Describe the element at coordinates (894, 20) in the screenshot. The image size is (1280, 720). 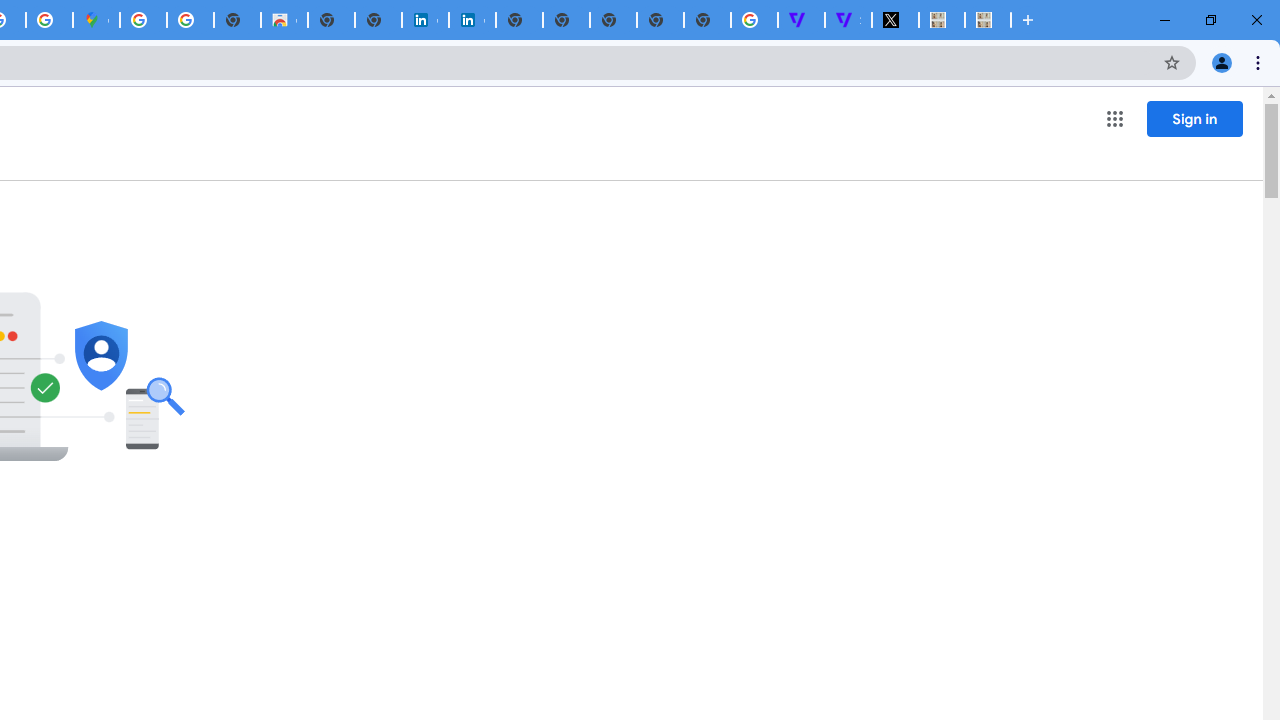
I see `'Miley Cyrus (@MileyCyrus) / X'` at that location.